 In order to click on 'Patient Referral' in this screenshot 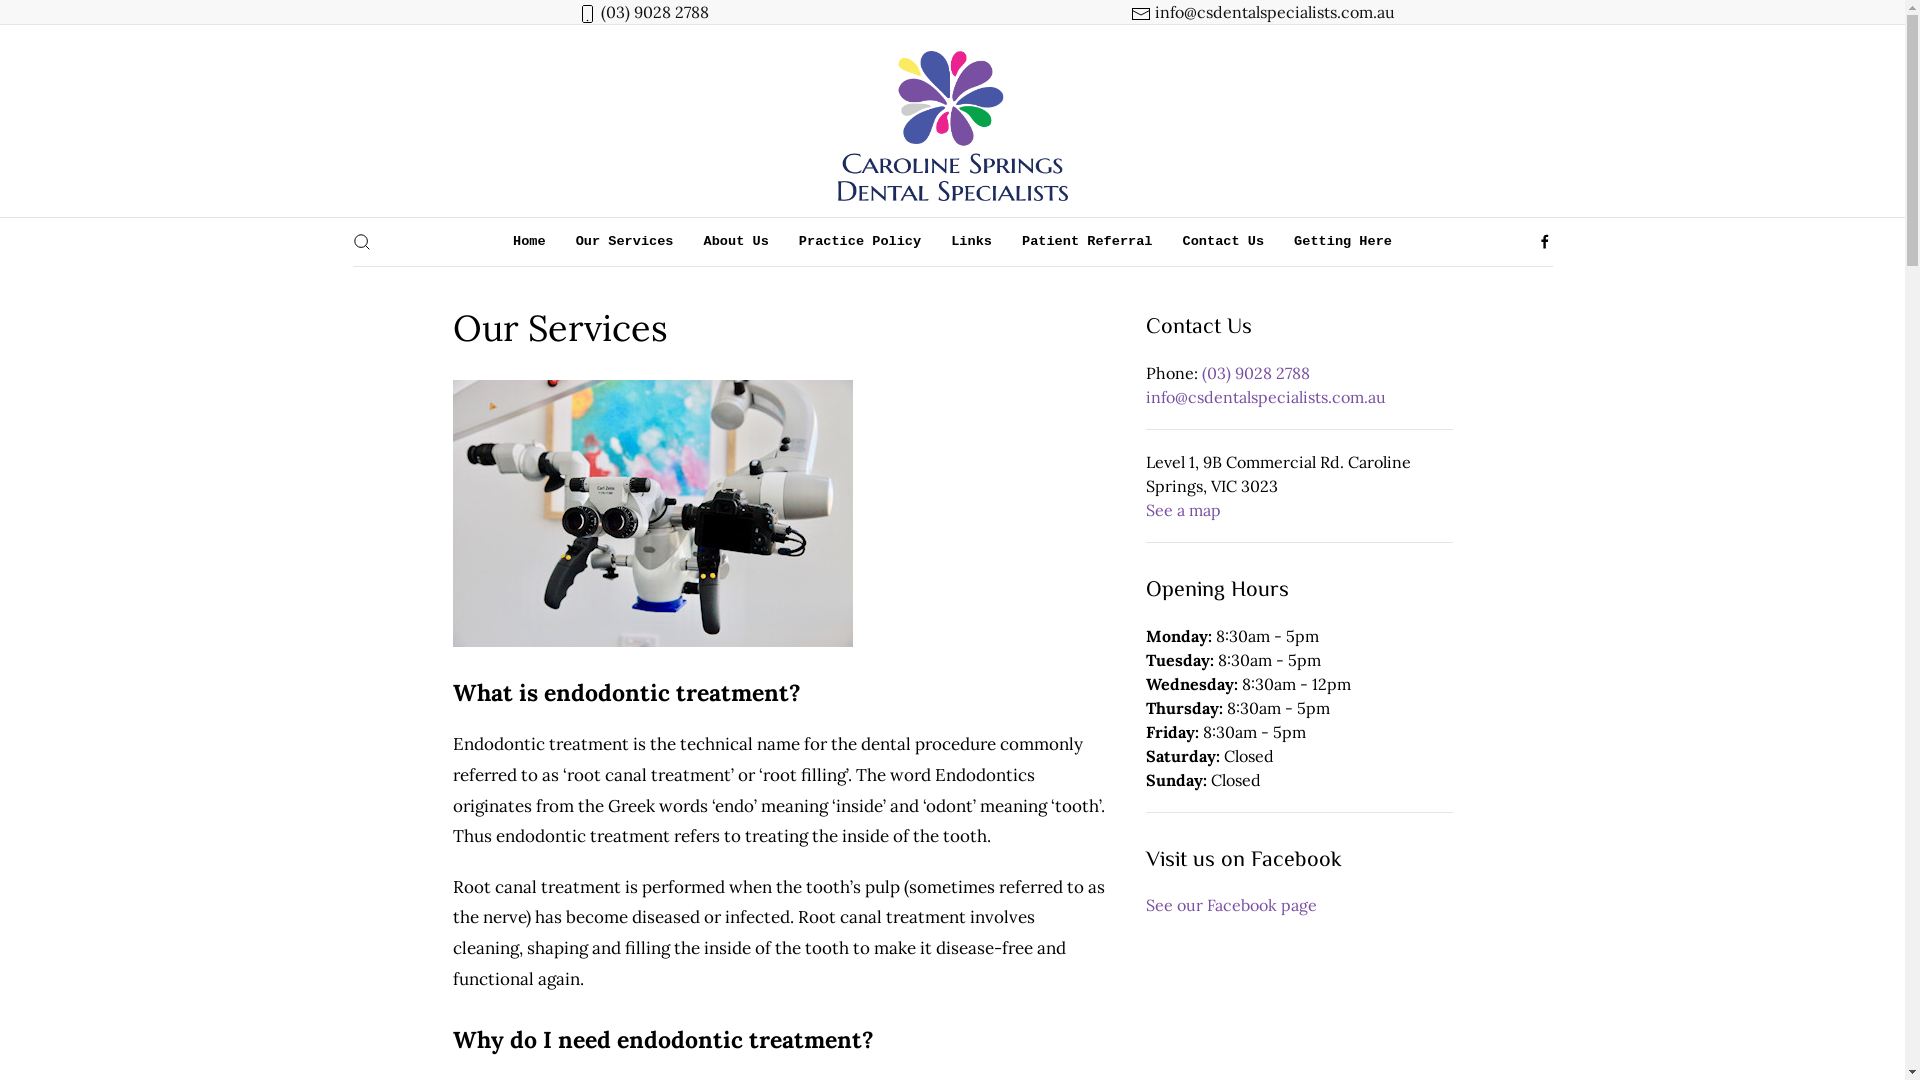, I will do `click(1086, 241)`.